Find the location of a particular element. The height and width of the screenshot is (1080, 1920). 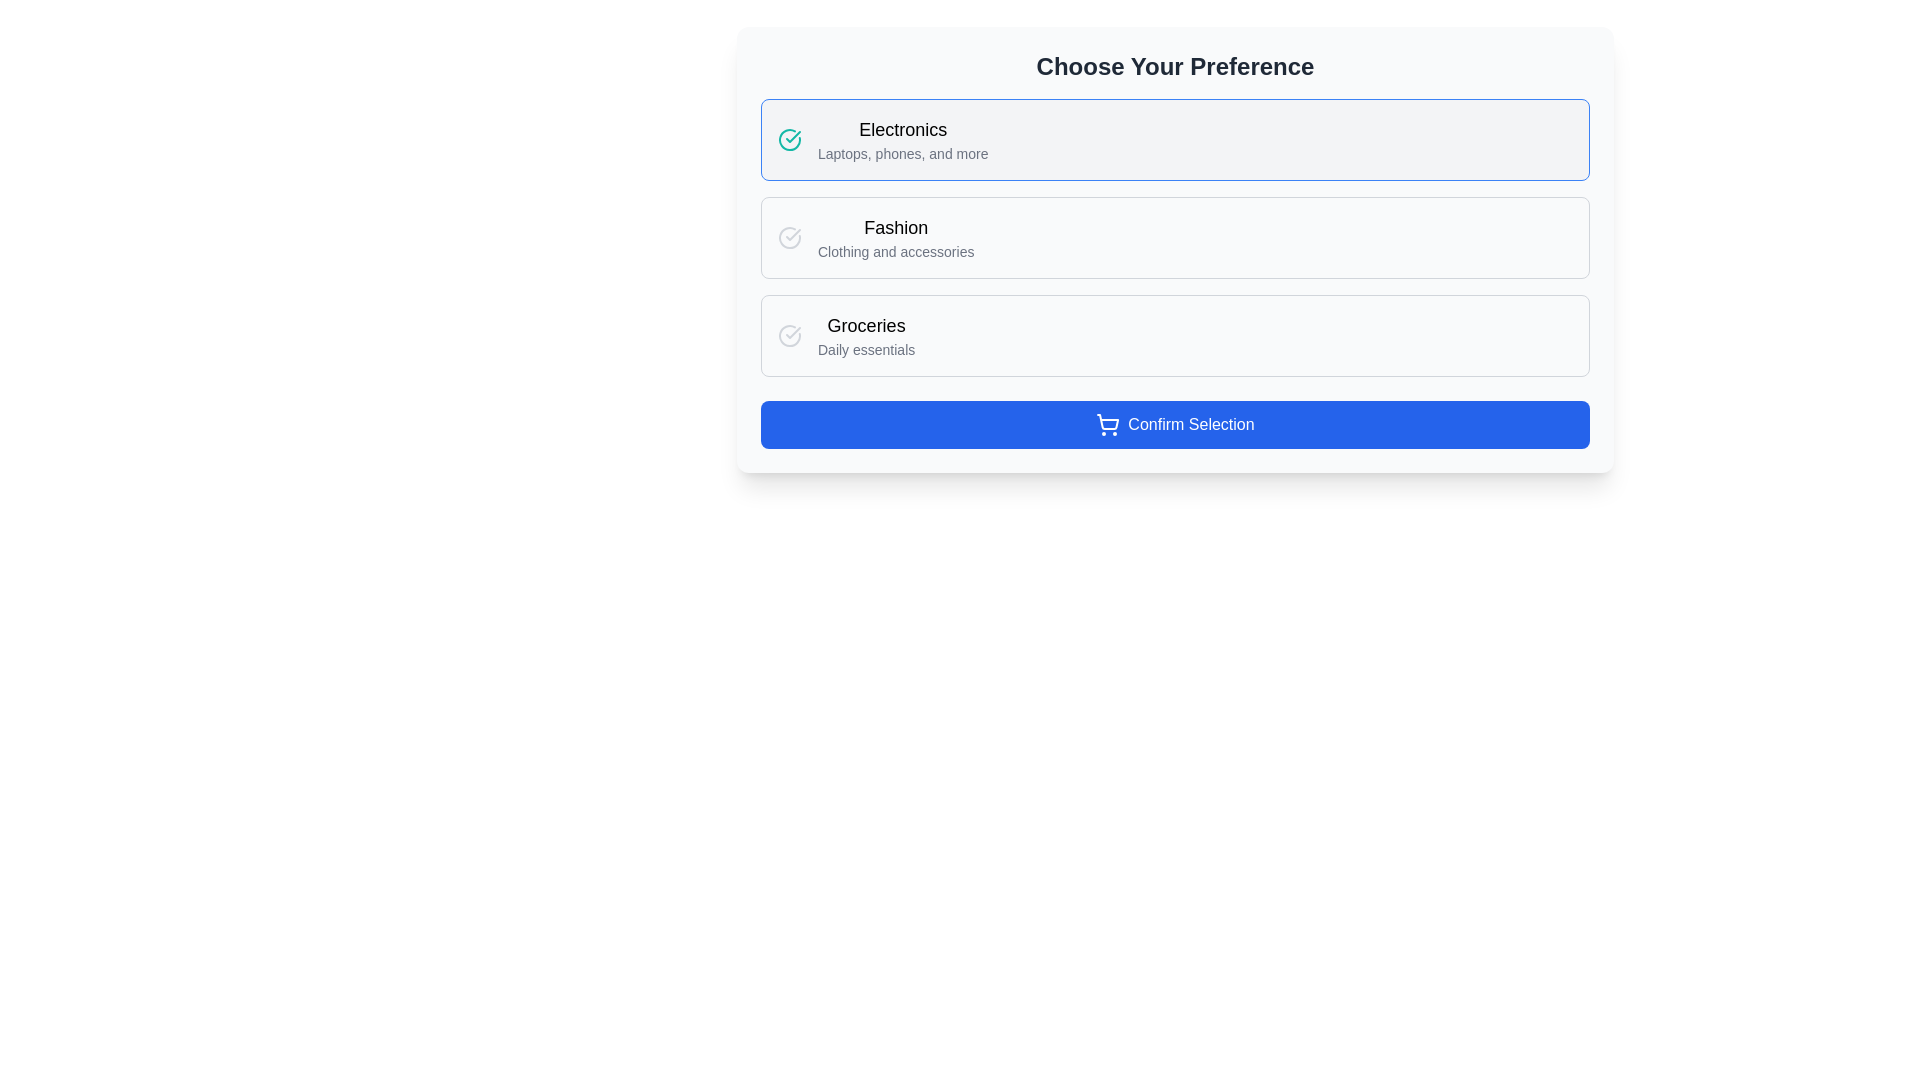

the light gray circle icon with a checkmark inside it, located in the 'Groceries' option row near the left-hand side beside the text labels is located at coordinates (789, 334).